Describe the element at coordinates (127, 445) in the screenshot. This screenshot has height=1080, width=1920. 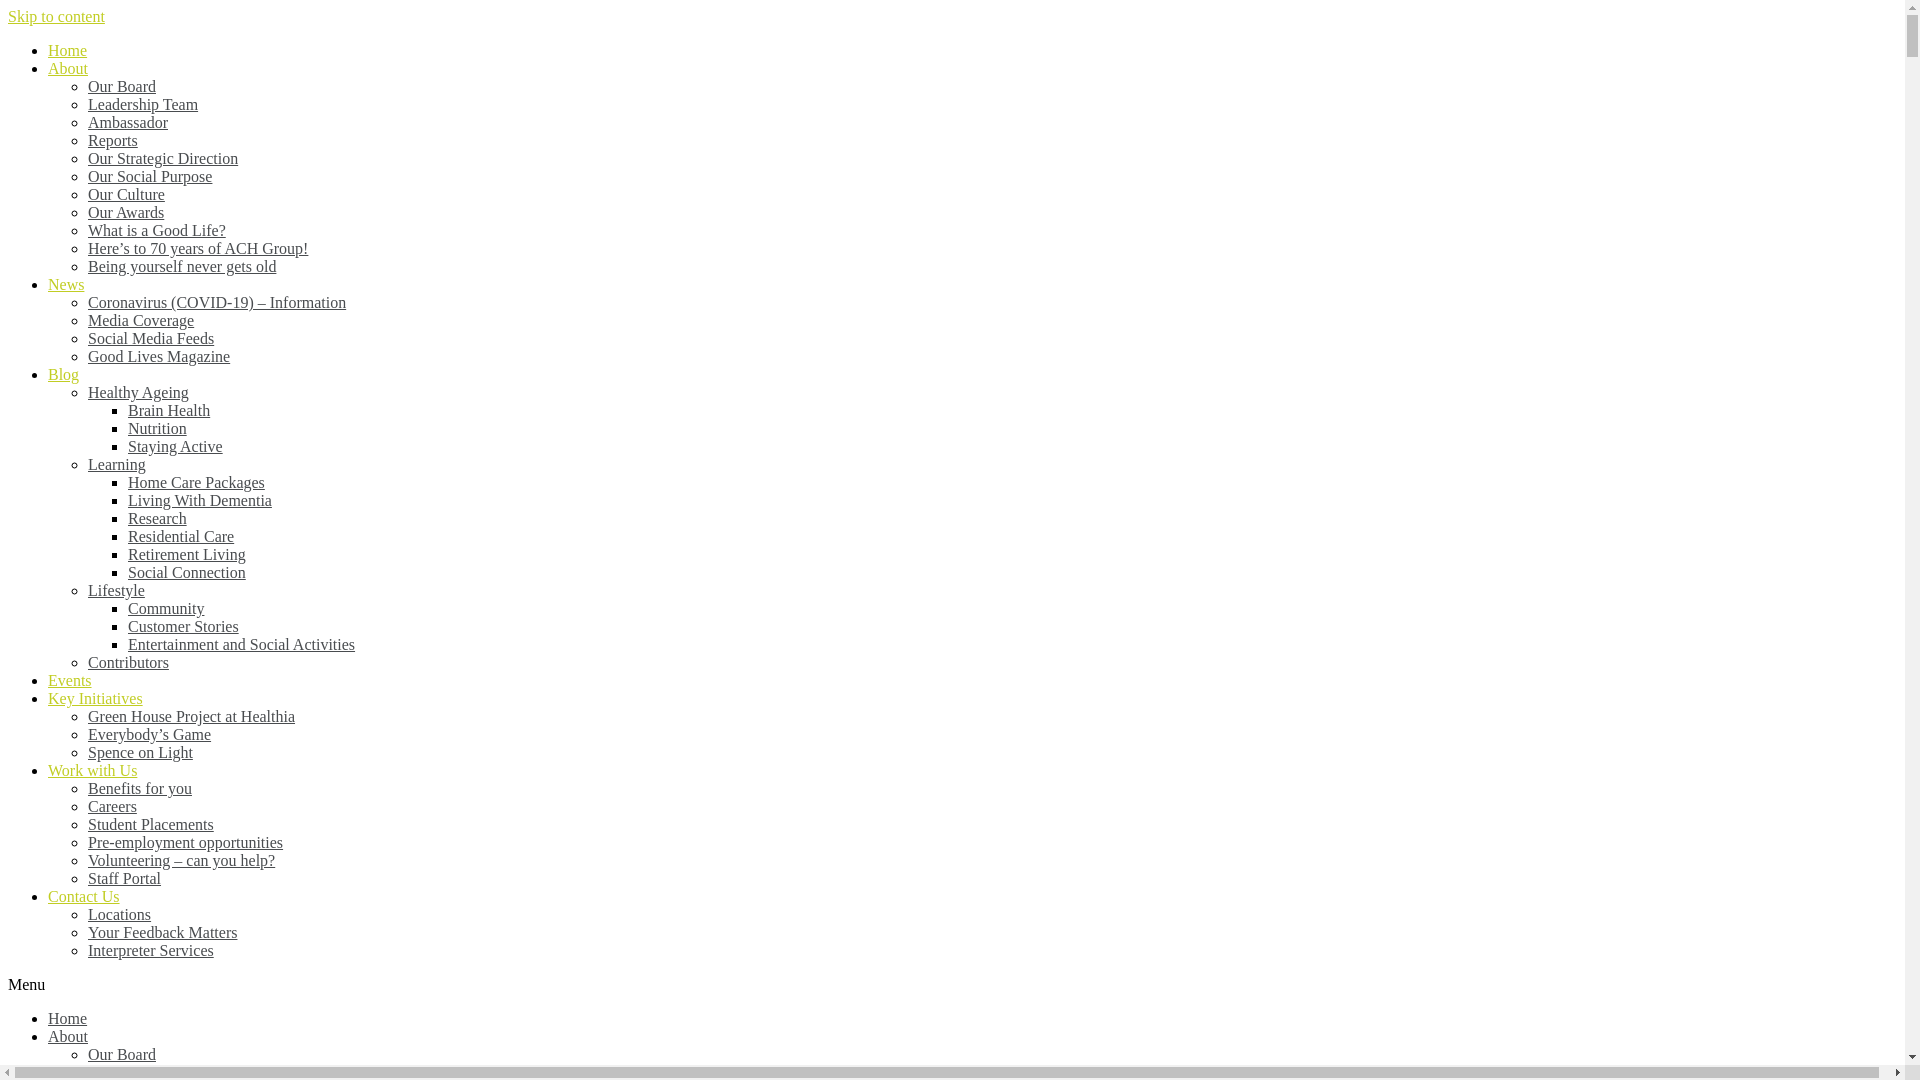
I see `'Staying Active'` at that location.